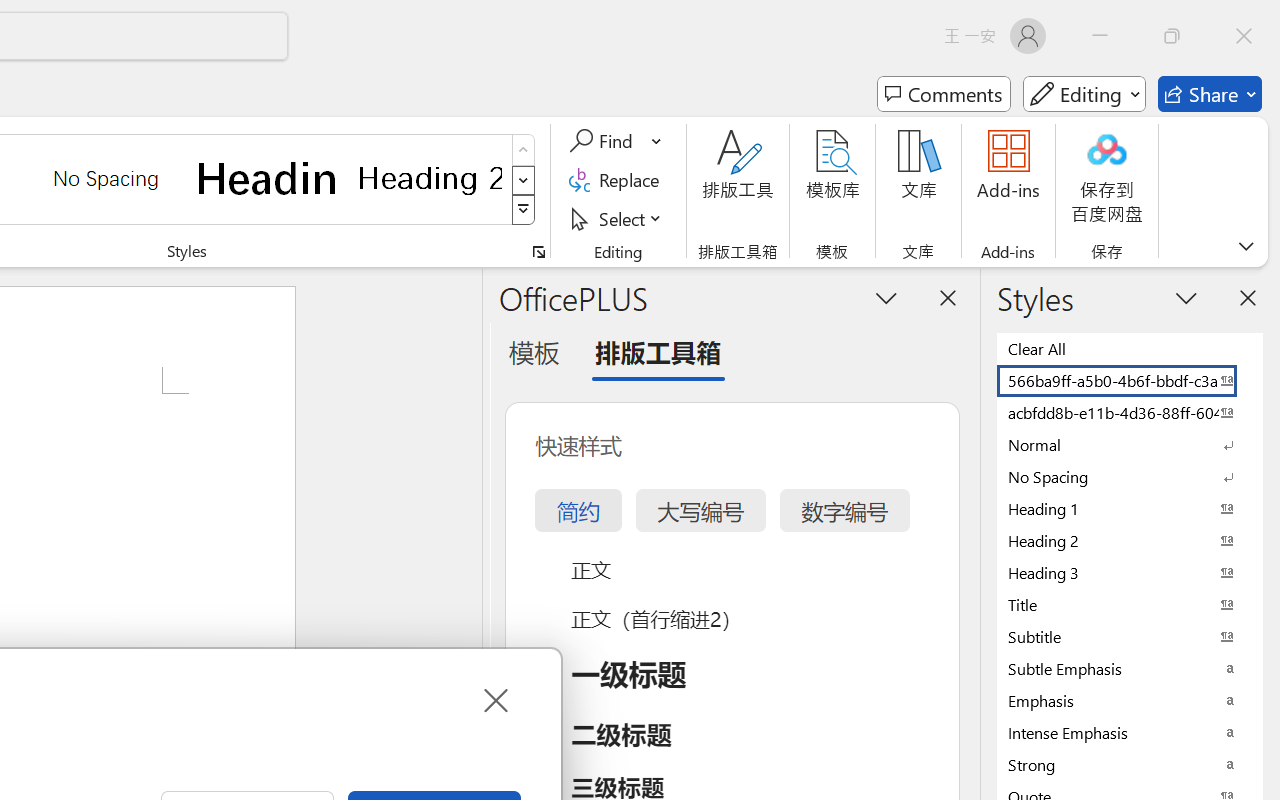 This screenshot has height=800, width=1280. Describe the element at coordinates (1130, 700) in the screenshot. I see `'Emphasis'` at that location.